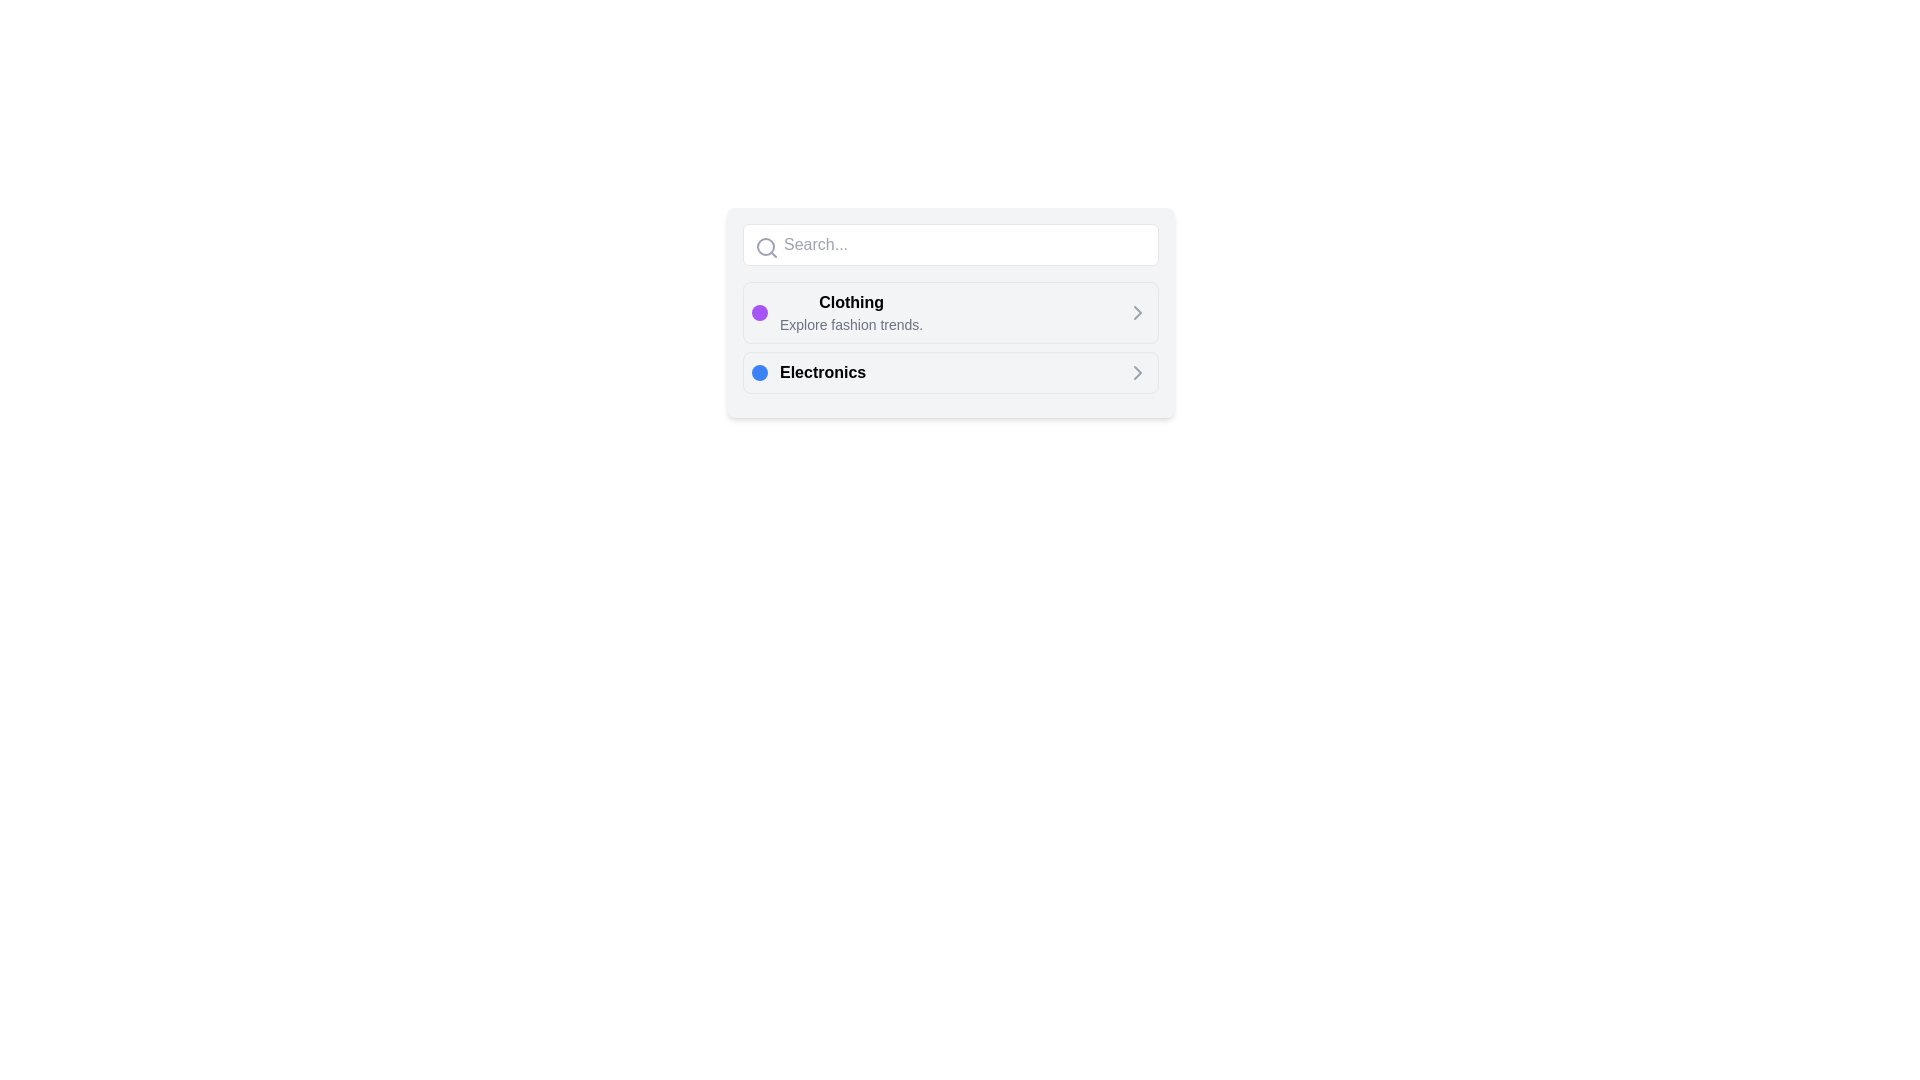  Describe the element at coordinates (758, 312) in the screenshot. I see `the visual marker or bullet point that highlights the 'Clothing' section, positioned to the left of the text 'Clothing Explore fashion trends.'` at that location.